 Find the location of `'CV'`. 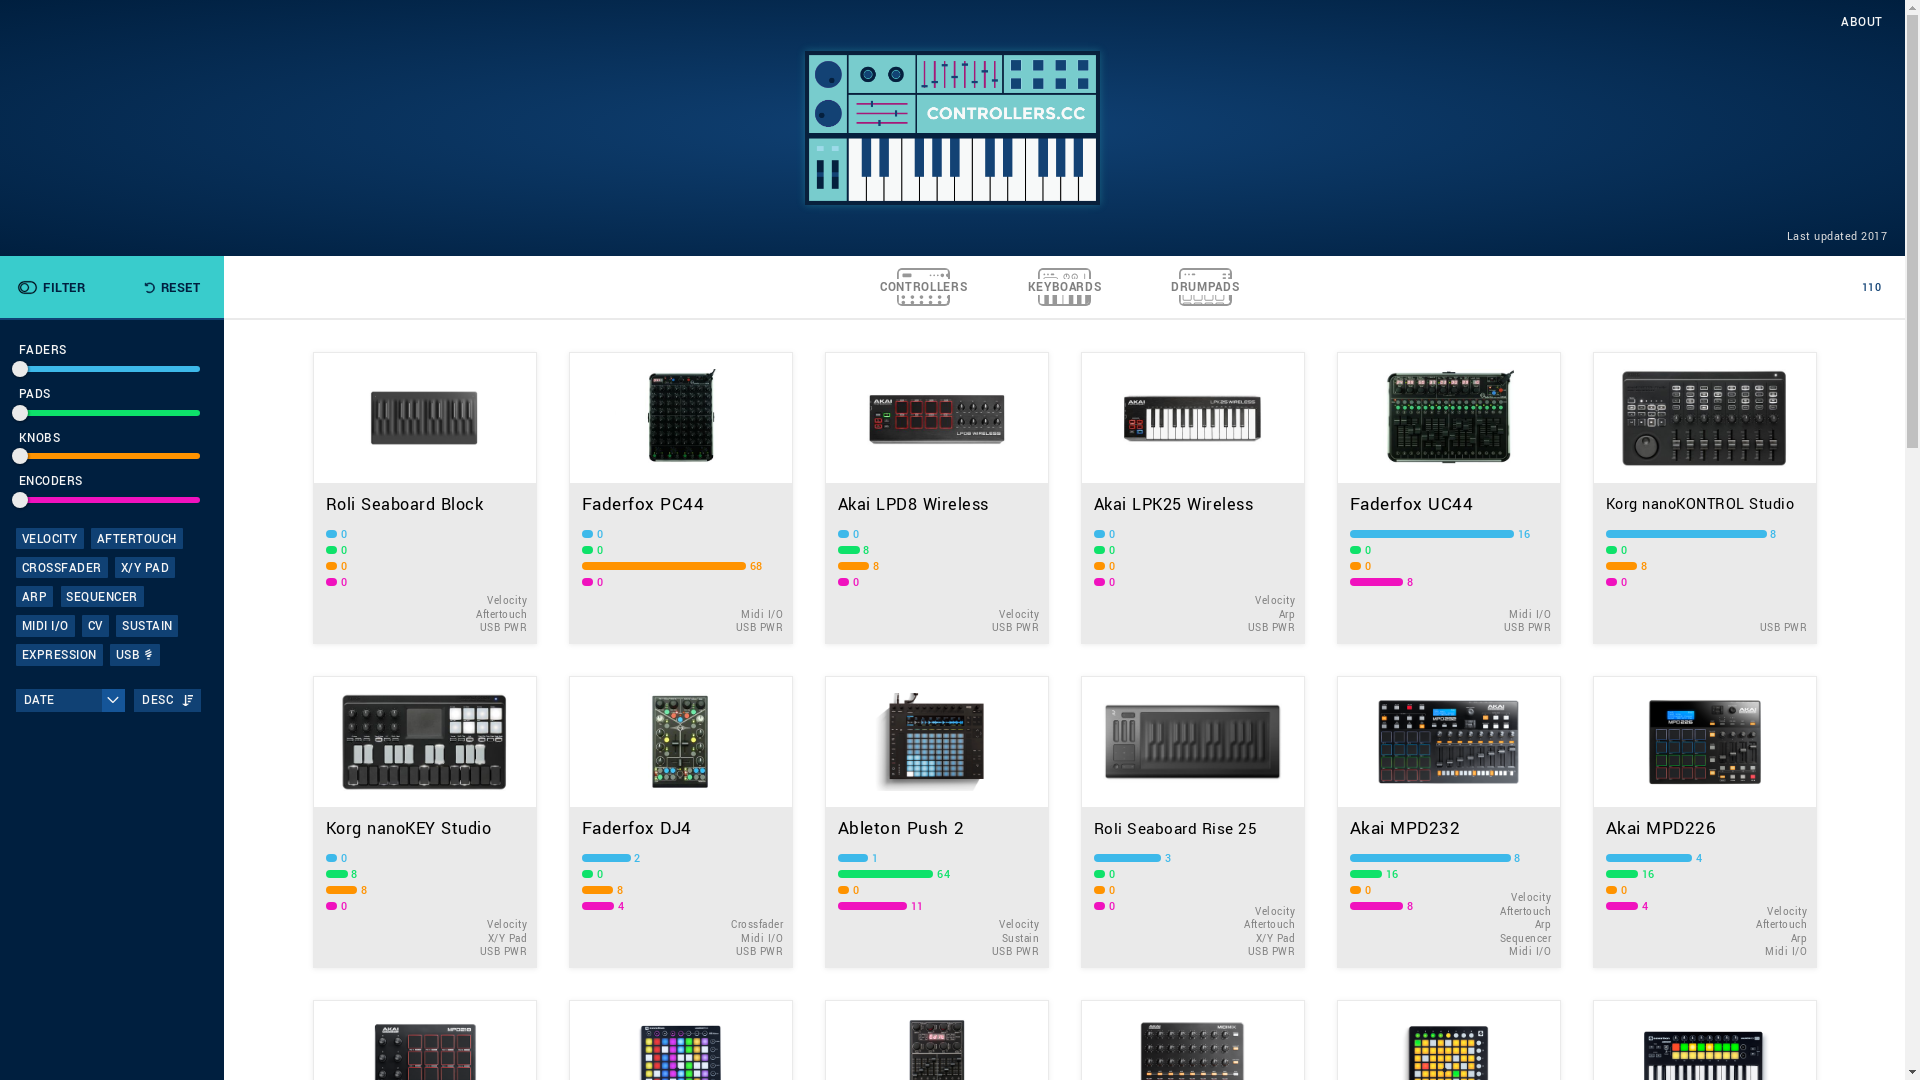

'CV' is located at coordinates (80, 624).